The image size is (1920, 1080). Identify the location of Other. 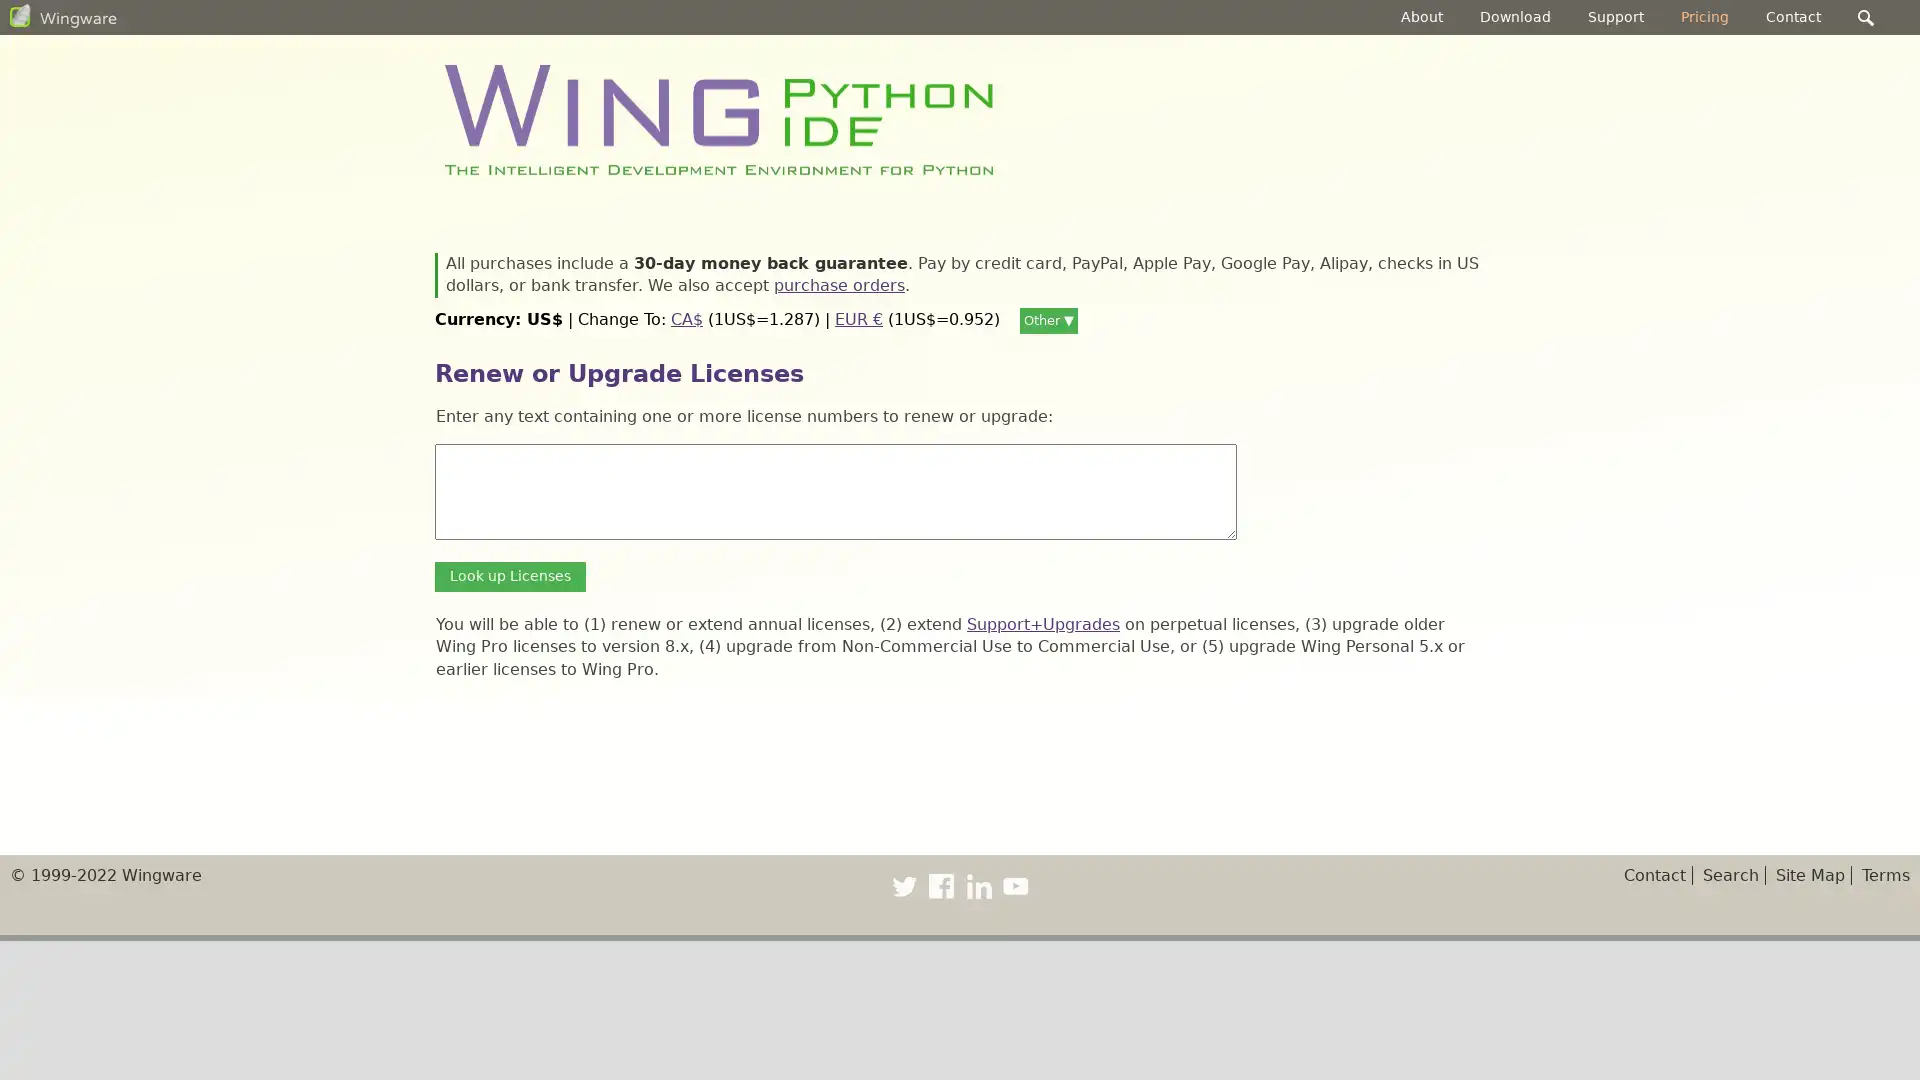
(1048, 319).